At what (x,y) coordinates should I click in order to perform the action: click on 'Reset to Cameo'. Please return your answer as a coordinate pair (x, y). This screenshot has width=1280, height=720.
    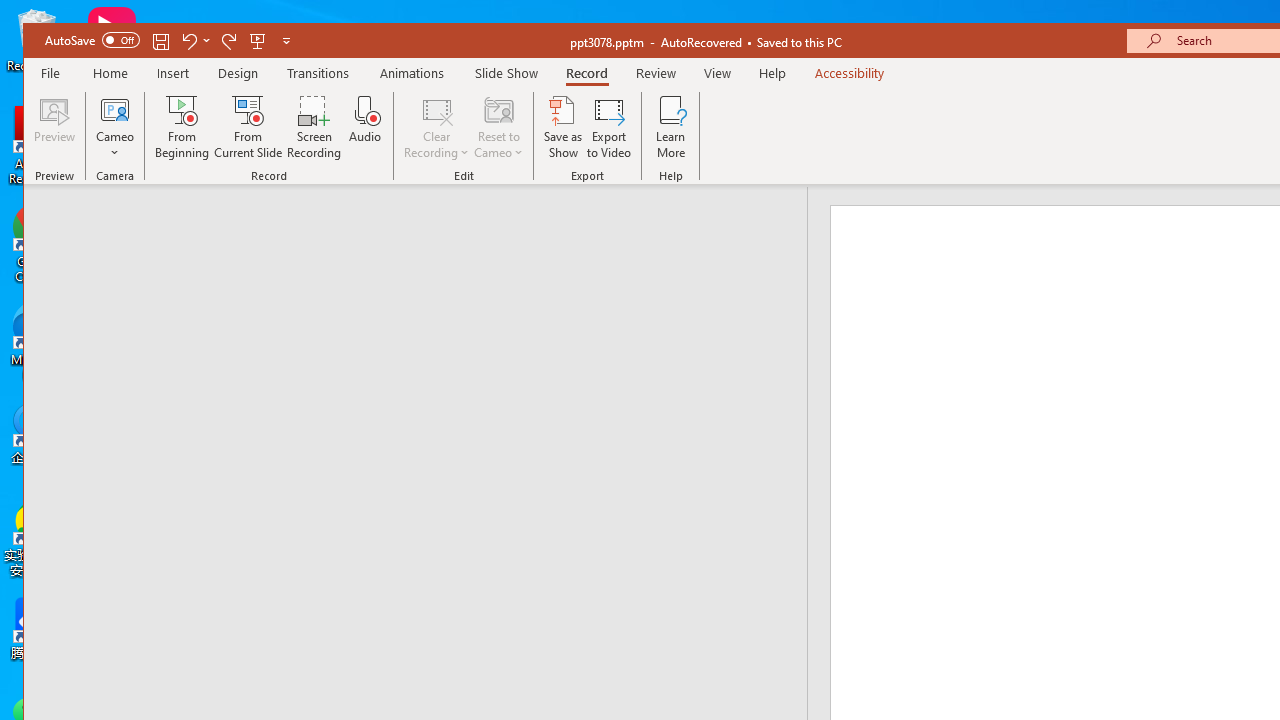
    Looking at the image, I should click on (499, 127).